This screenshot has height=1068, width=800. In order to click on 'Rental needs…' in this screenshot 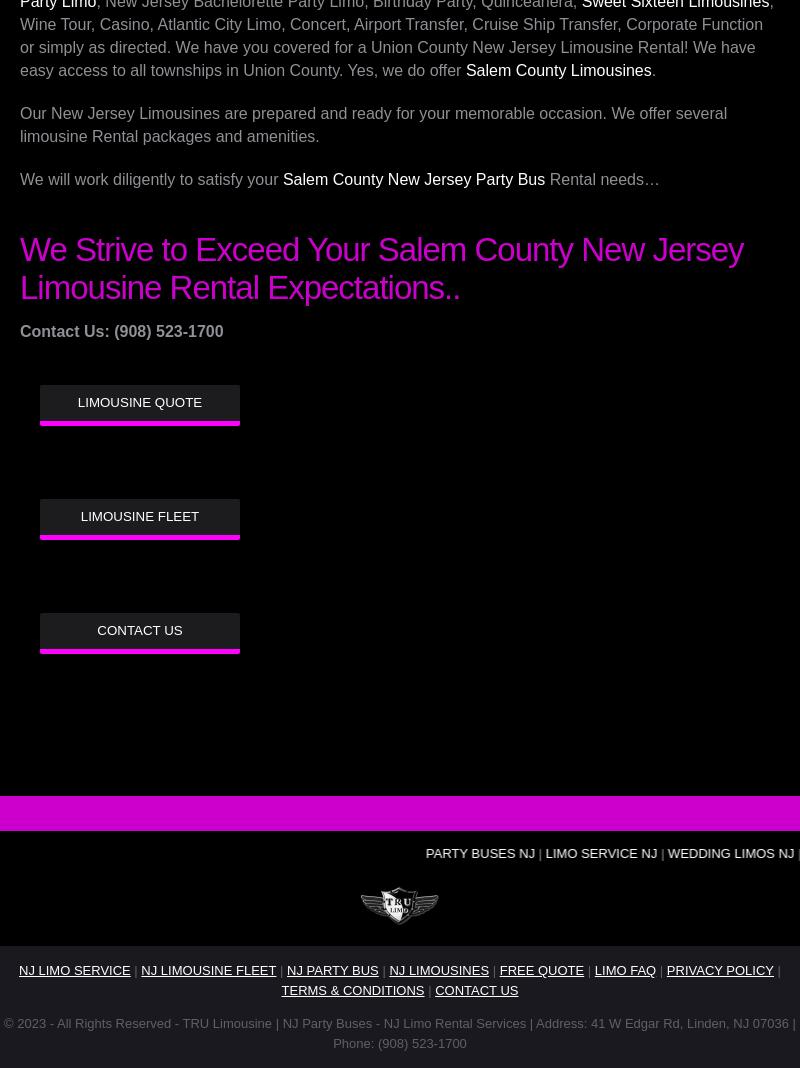, I will do `click(602, 179)`.